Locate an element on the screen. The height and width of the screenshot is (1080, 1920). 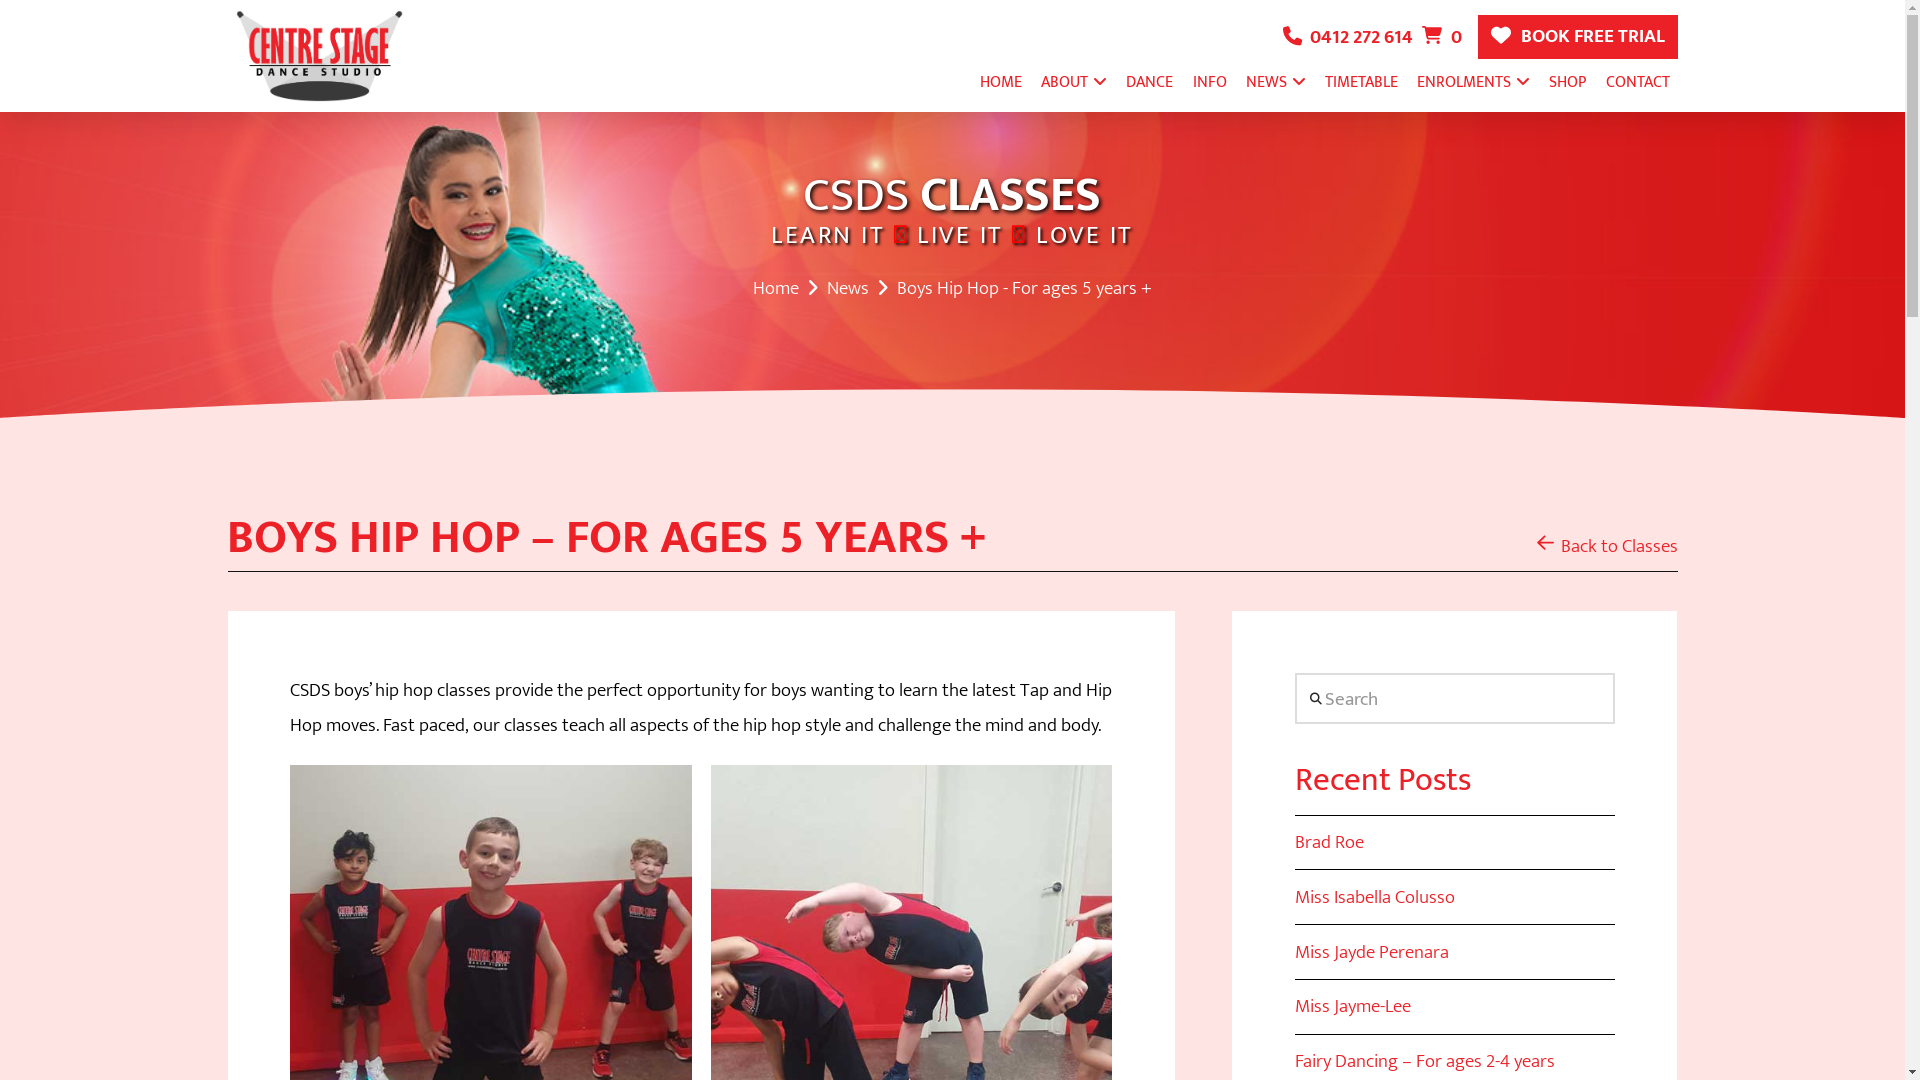
'Miss Isabella Colusso' is located at coordinates (1373, 896).